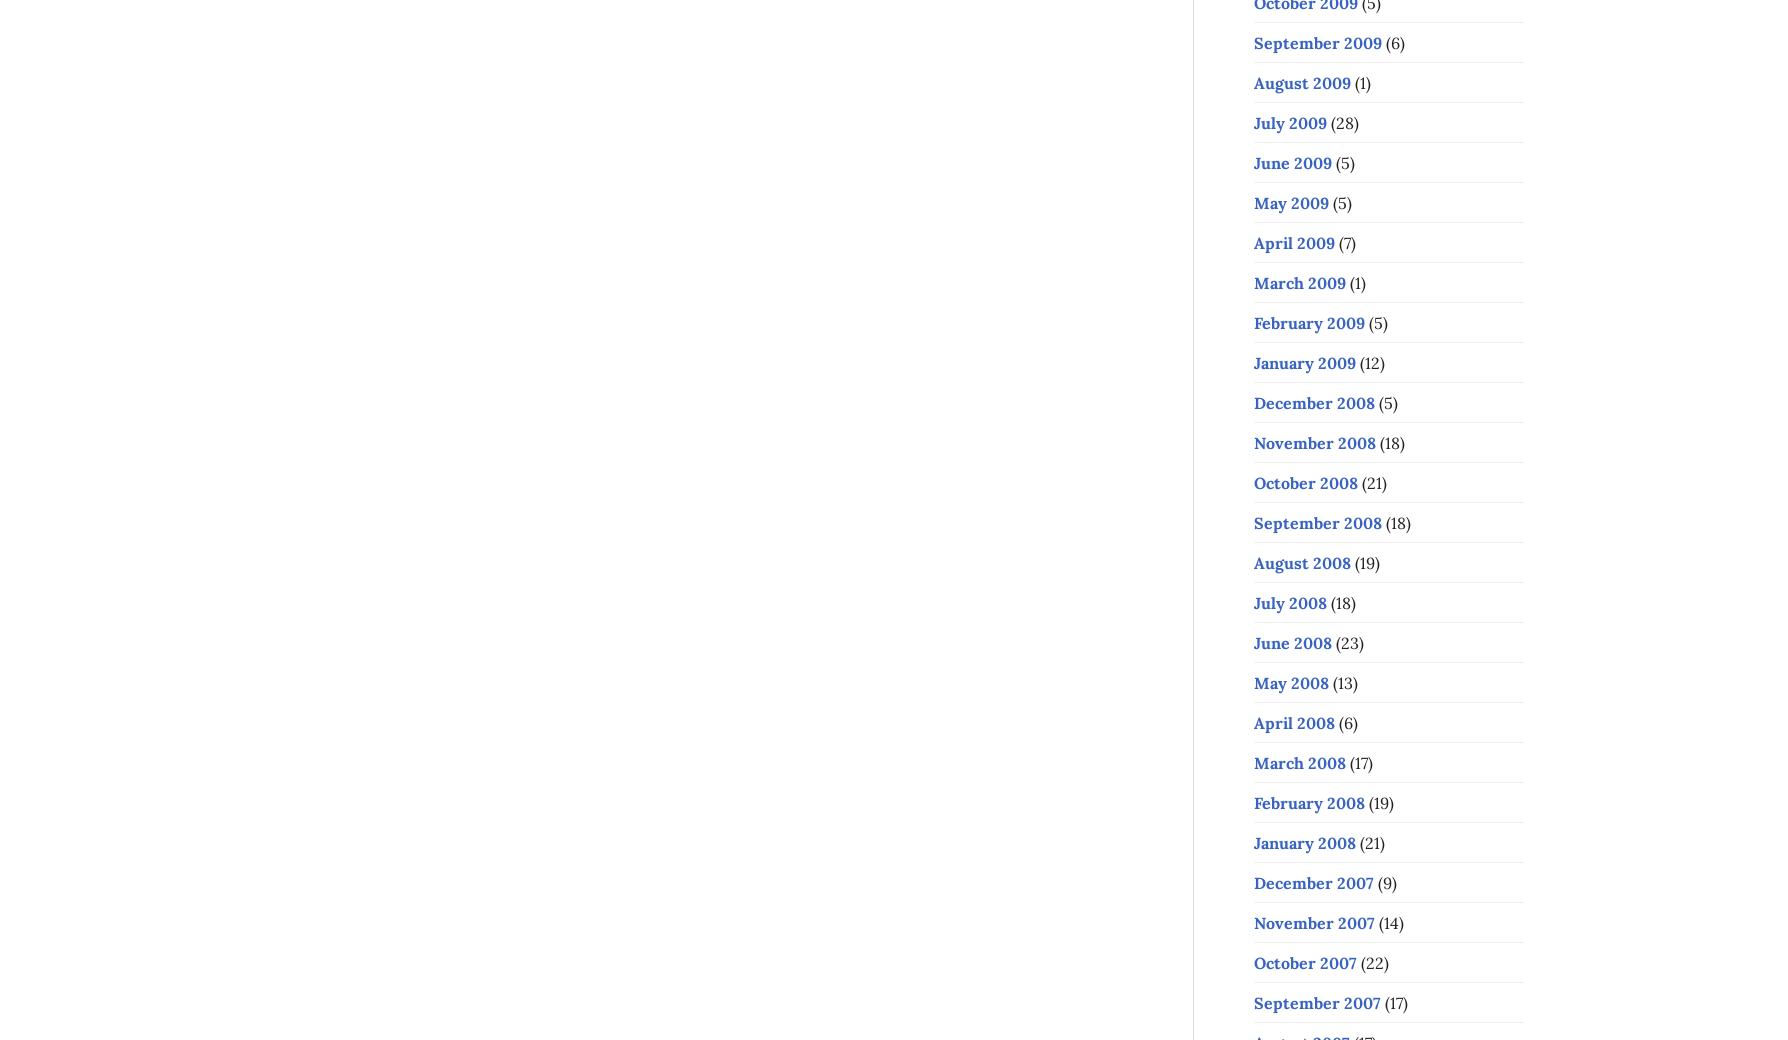  What do you see at coordinates (1345, 242) in the screenshot?
I see `'(7)'` at bounding box center [1345, 242].